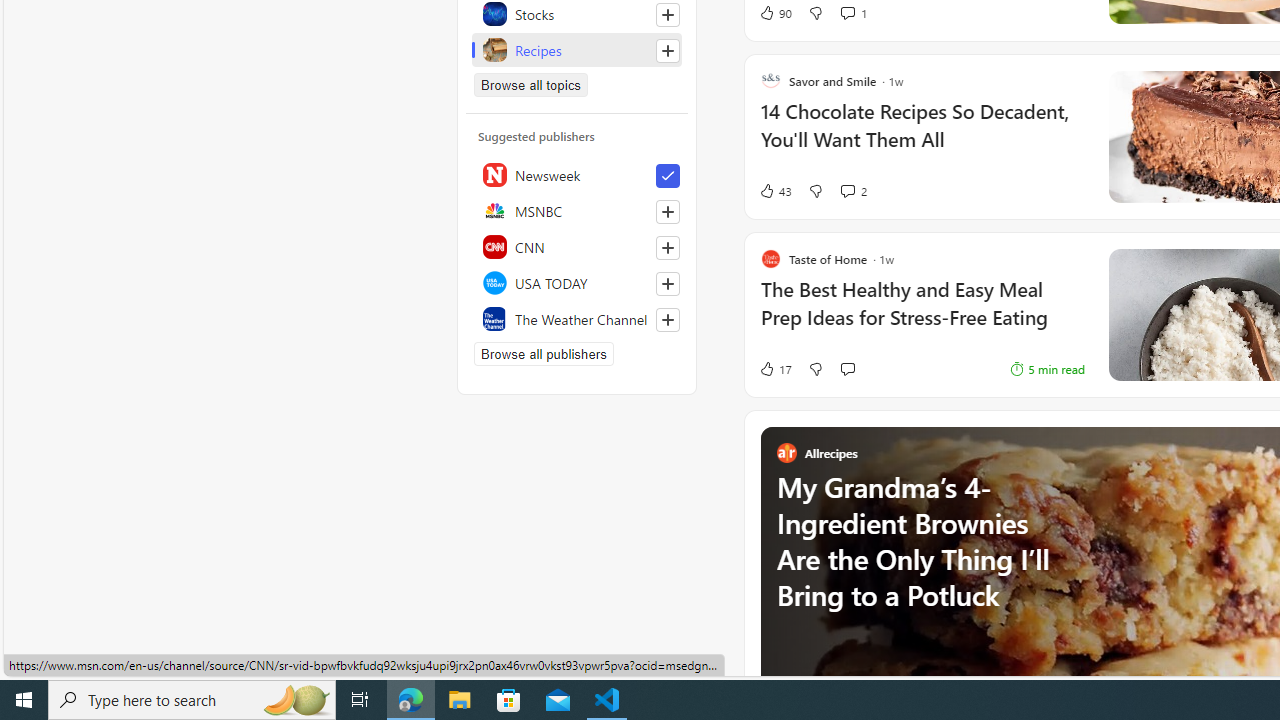 Image resolution: width=1280 pixels, height=720 pixels. I want to click on '17 Like', so click(774, 368).